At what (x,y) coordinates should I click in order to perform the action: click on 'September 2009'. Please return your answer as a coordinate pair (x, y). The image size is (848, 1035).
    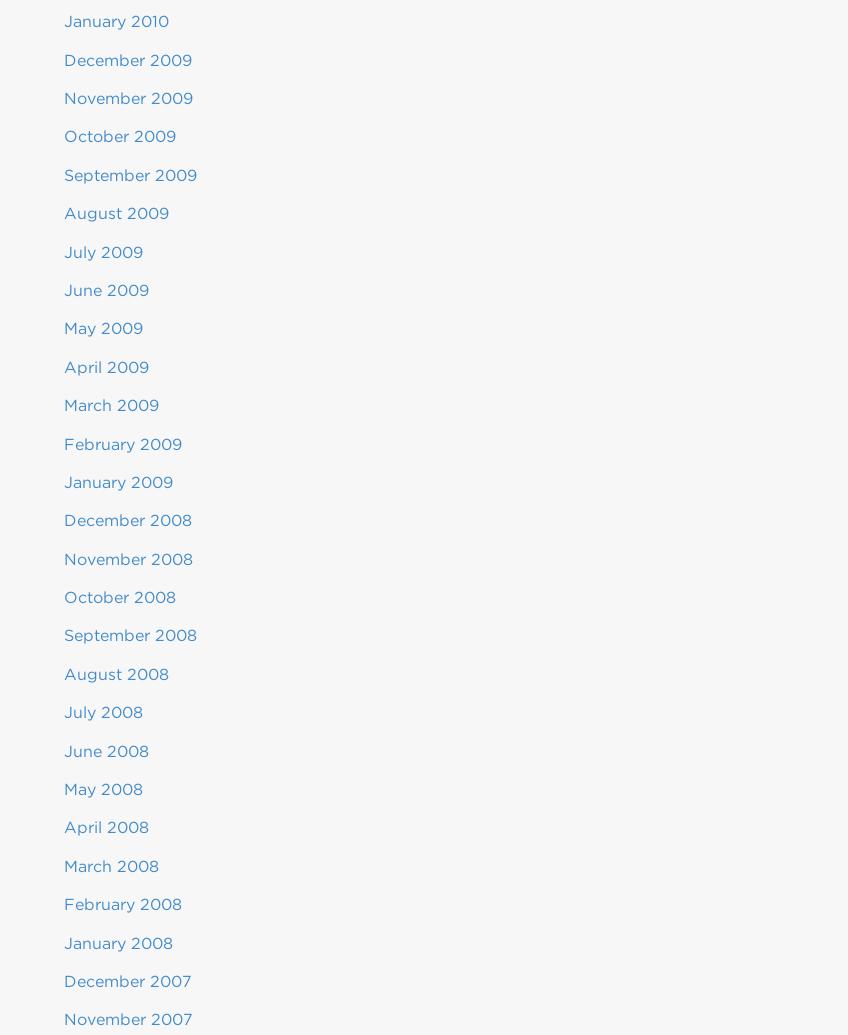
    Looking at the image, I should click on (129, 174).